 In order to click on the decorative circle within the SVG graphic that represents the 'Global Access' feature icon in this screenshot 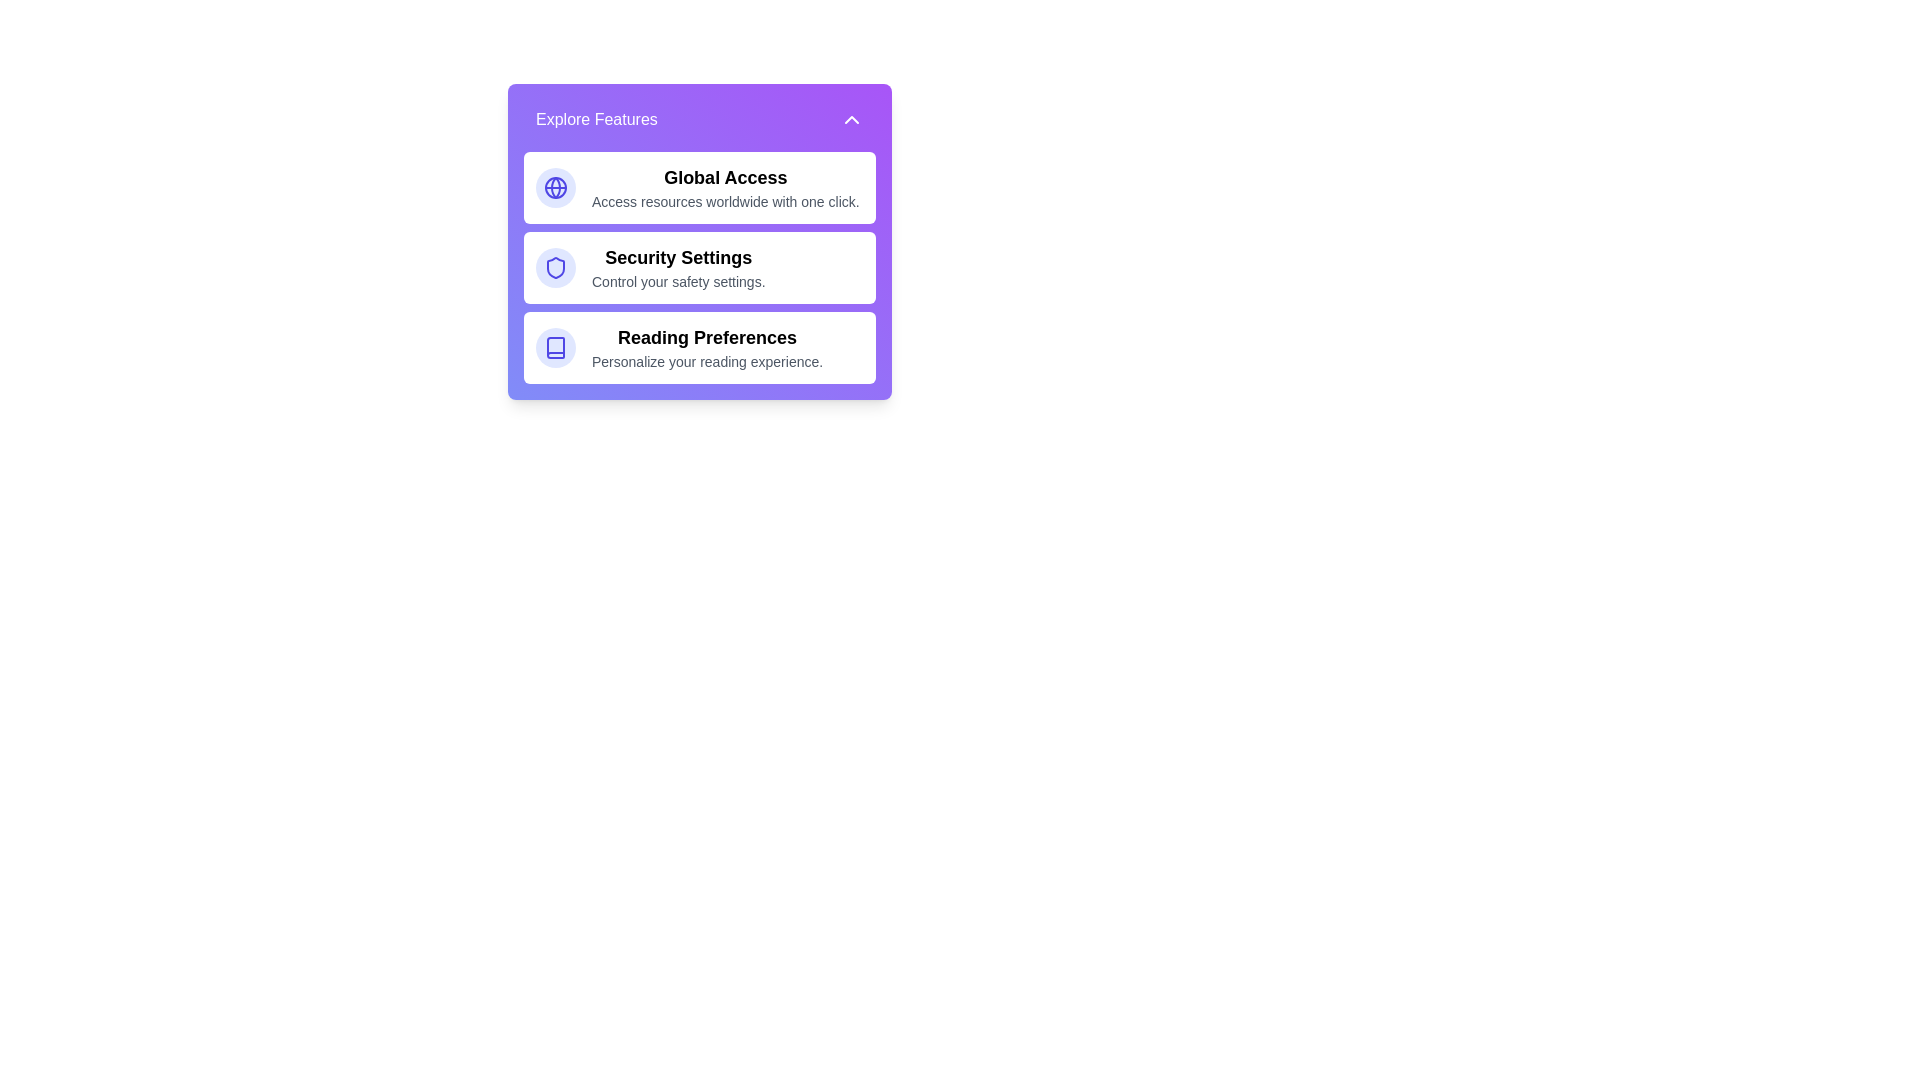, I will do `click(556, 188)`.